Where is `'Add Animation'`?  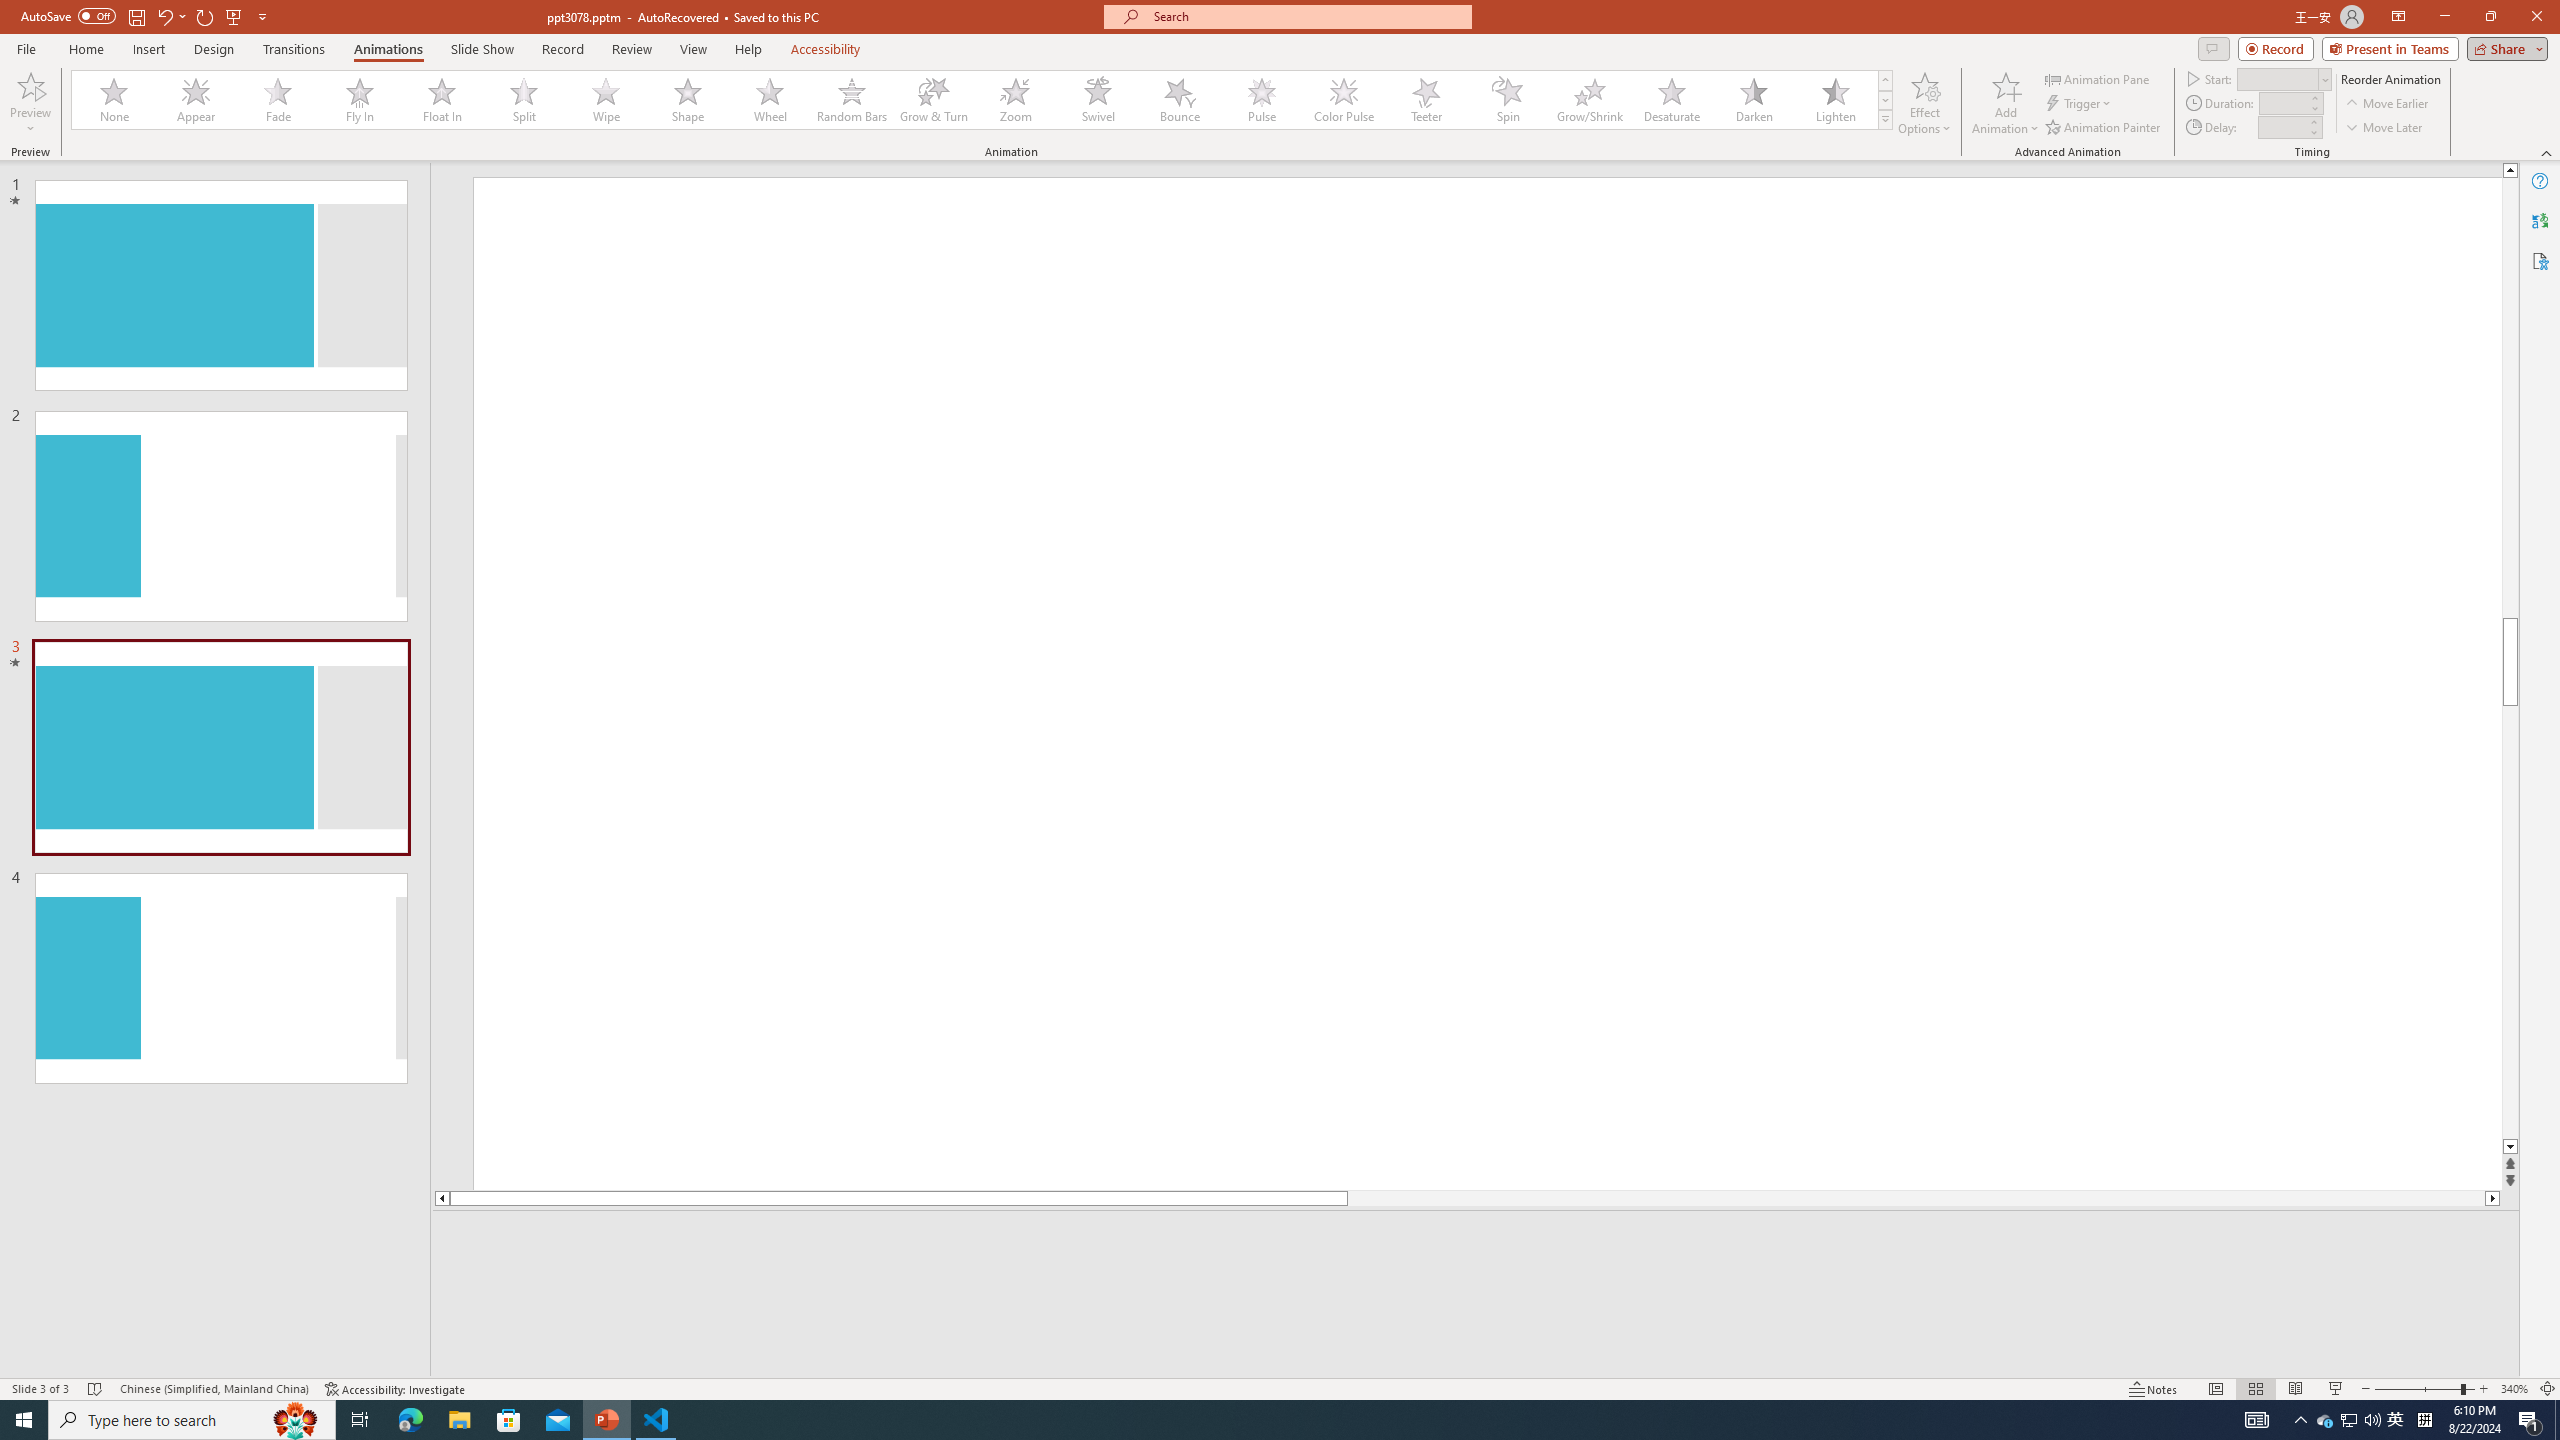
'Add Animation' is located at coordinates (2006, 103).